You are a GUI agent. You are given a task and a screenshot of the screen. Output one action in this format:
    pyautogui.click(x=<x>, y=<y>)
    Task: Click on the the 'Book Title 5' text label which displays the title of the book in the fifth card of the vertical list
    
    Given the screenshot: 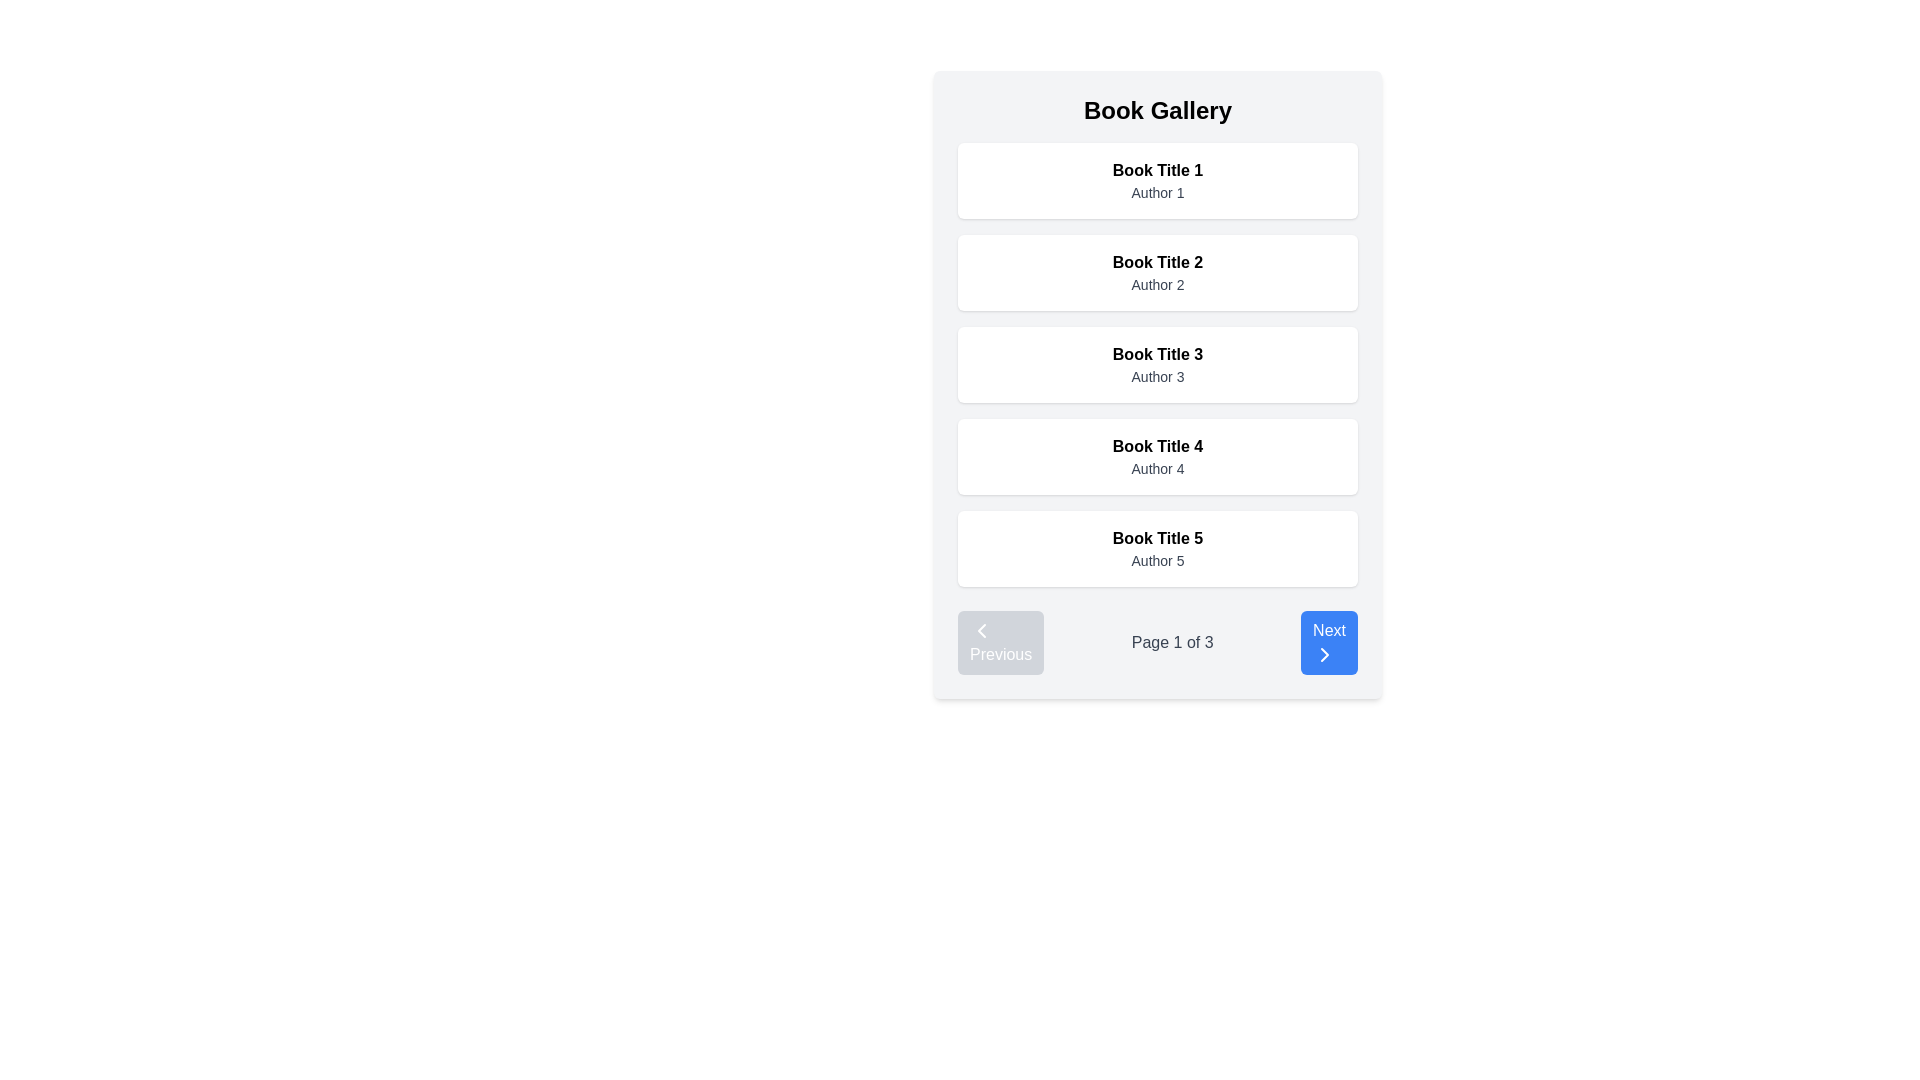 What is the action you would take?
    pyautogui.click(x=1157, y=538)
    